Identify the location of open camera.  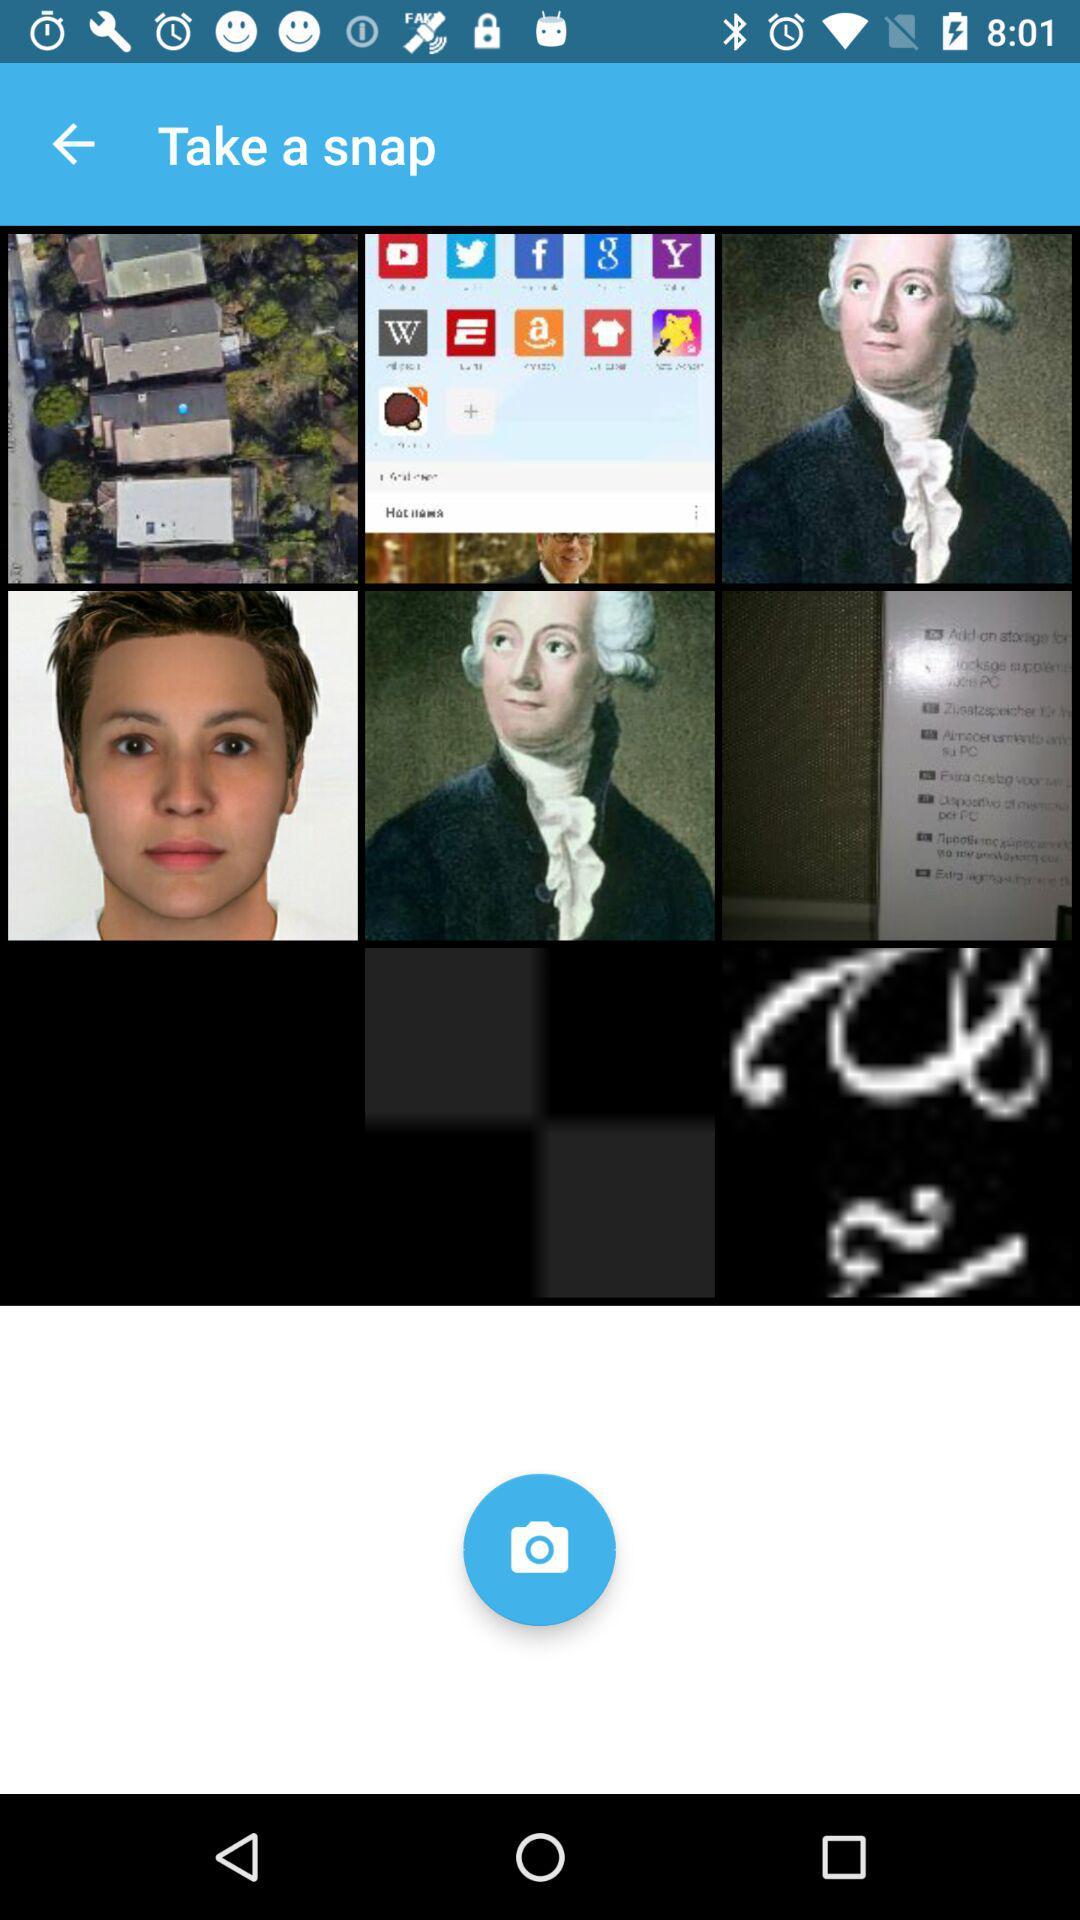
(538, 1548).